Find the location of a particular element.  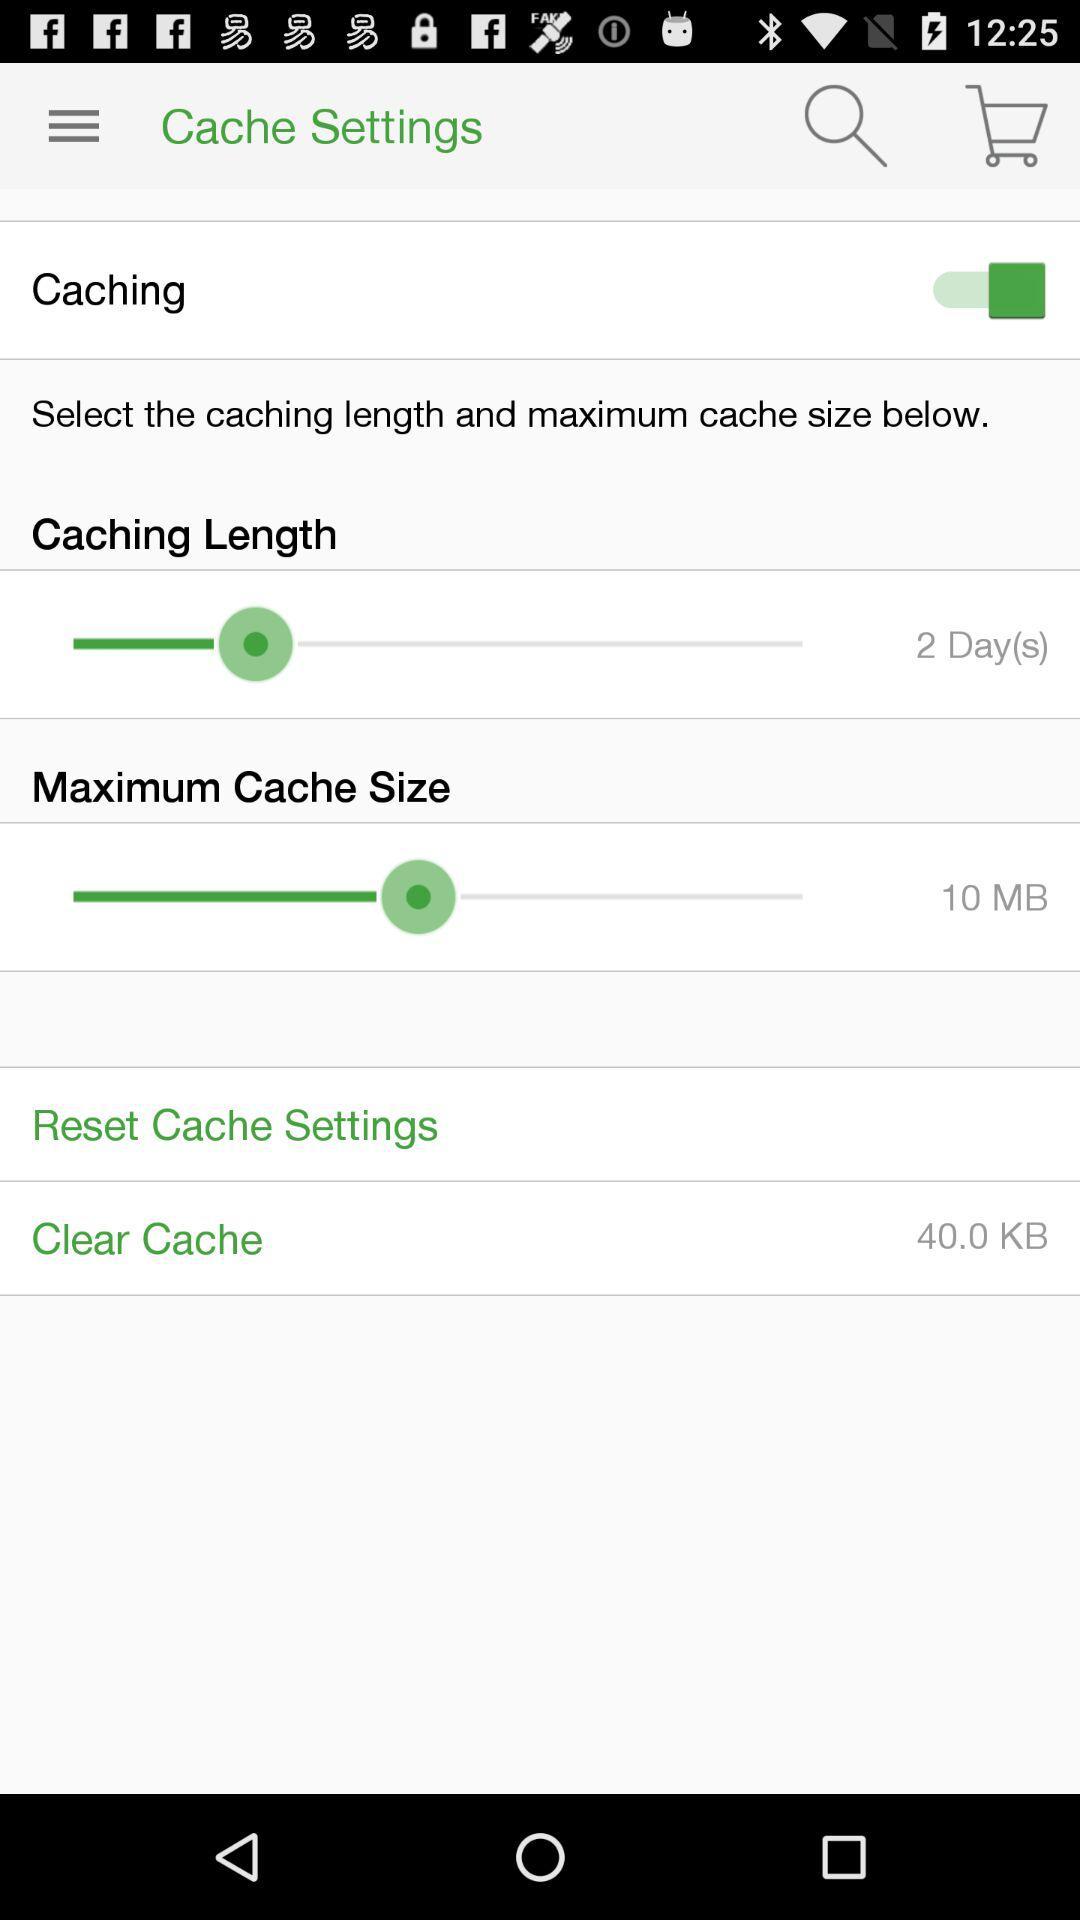

the item to the right of caching item is located at coordinates (984, 289).